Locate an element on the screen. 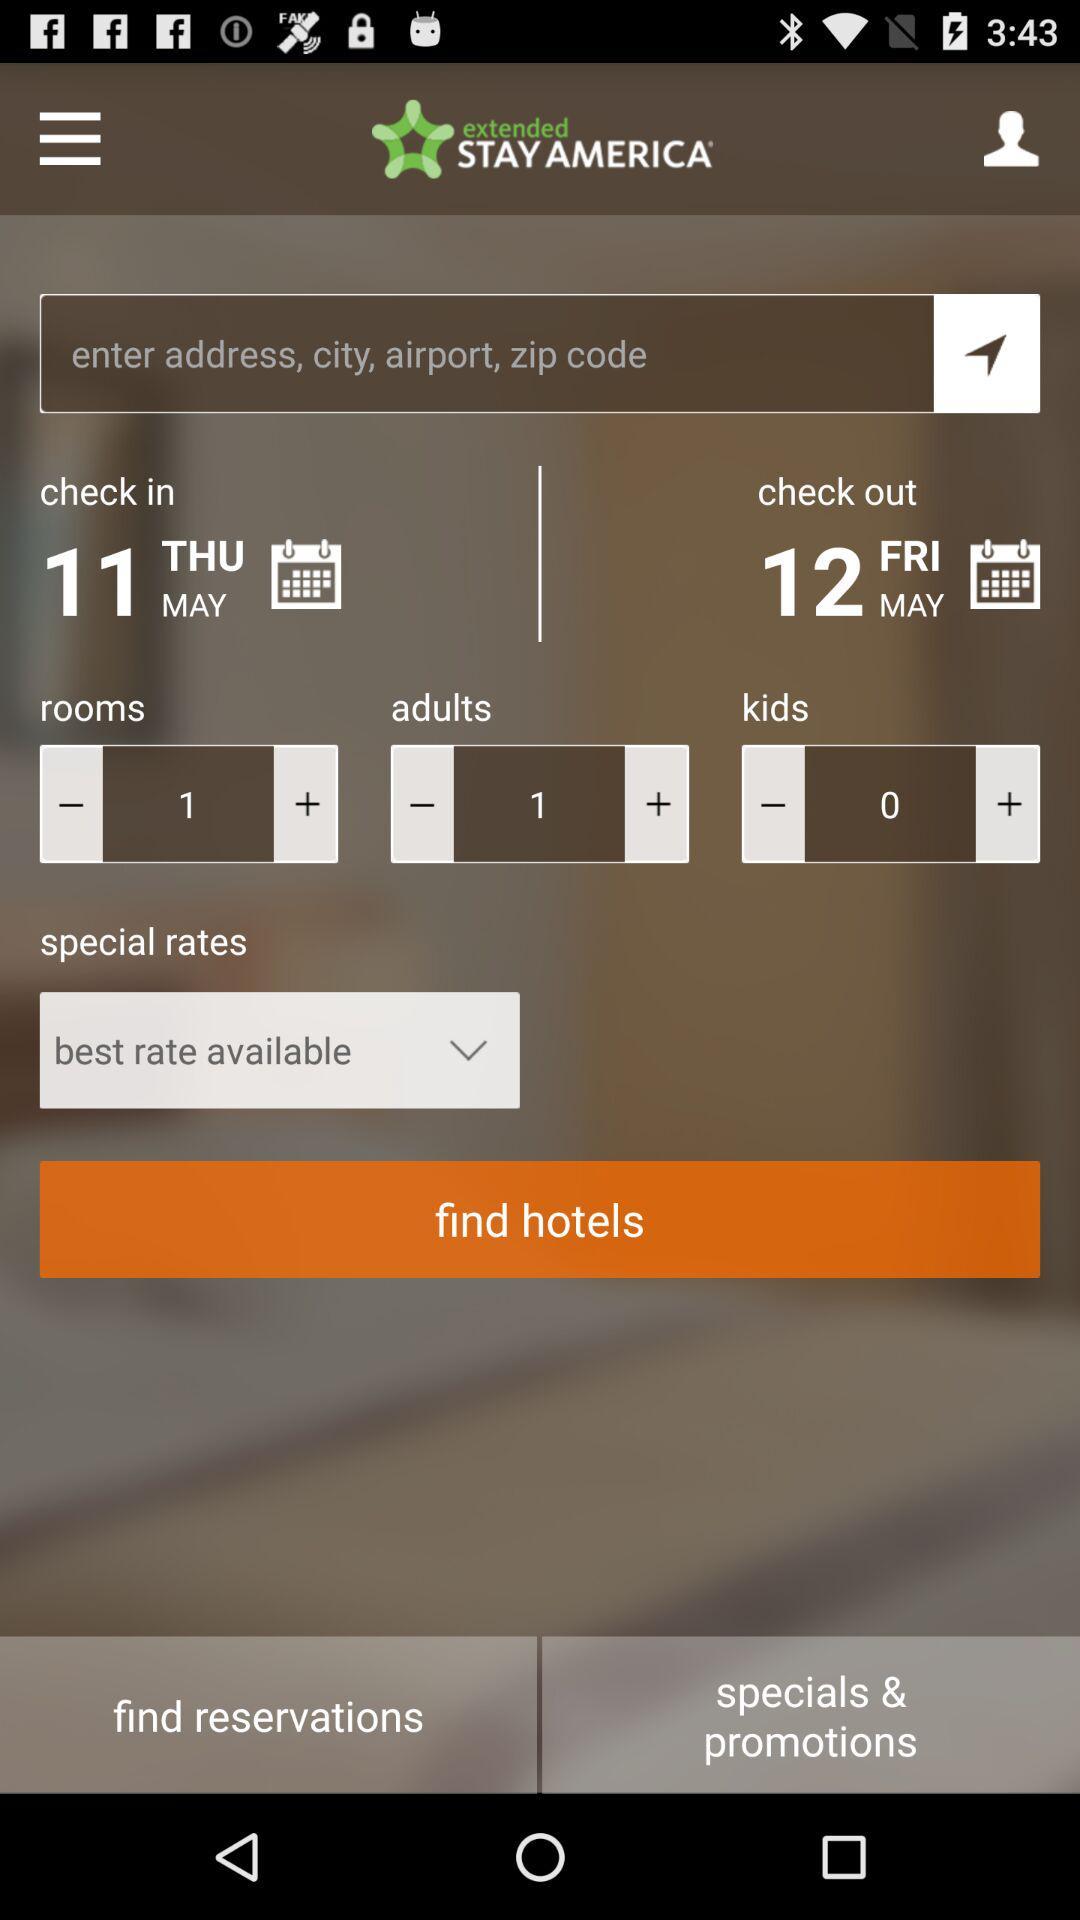 This screenshot has height=1920, width=1080. settings is located at coordinates (69, 137).